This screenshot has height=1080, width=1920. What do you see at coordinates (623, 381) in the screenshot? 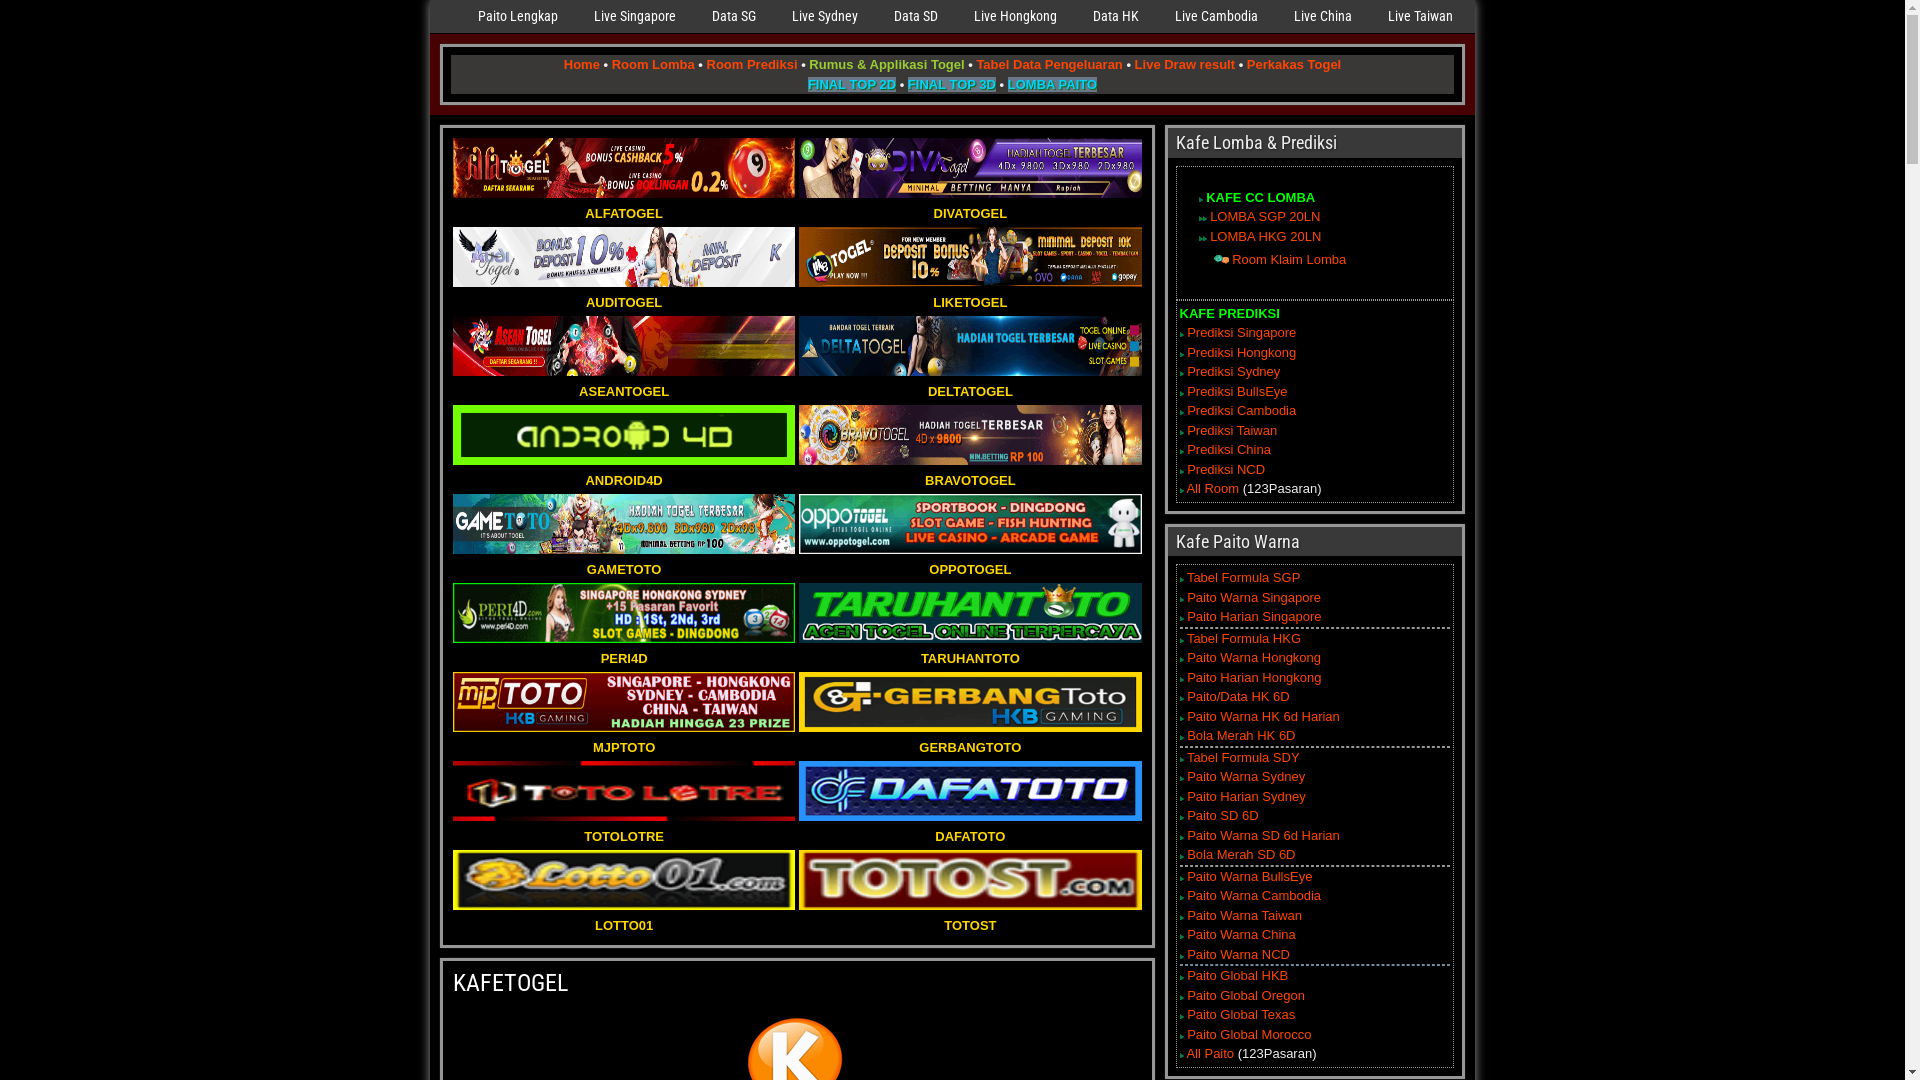
I see `'ASEANTOGEL'` at bounding box center [623, 381].